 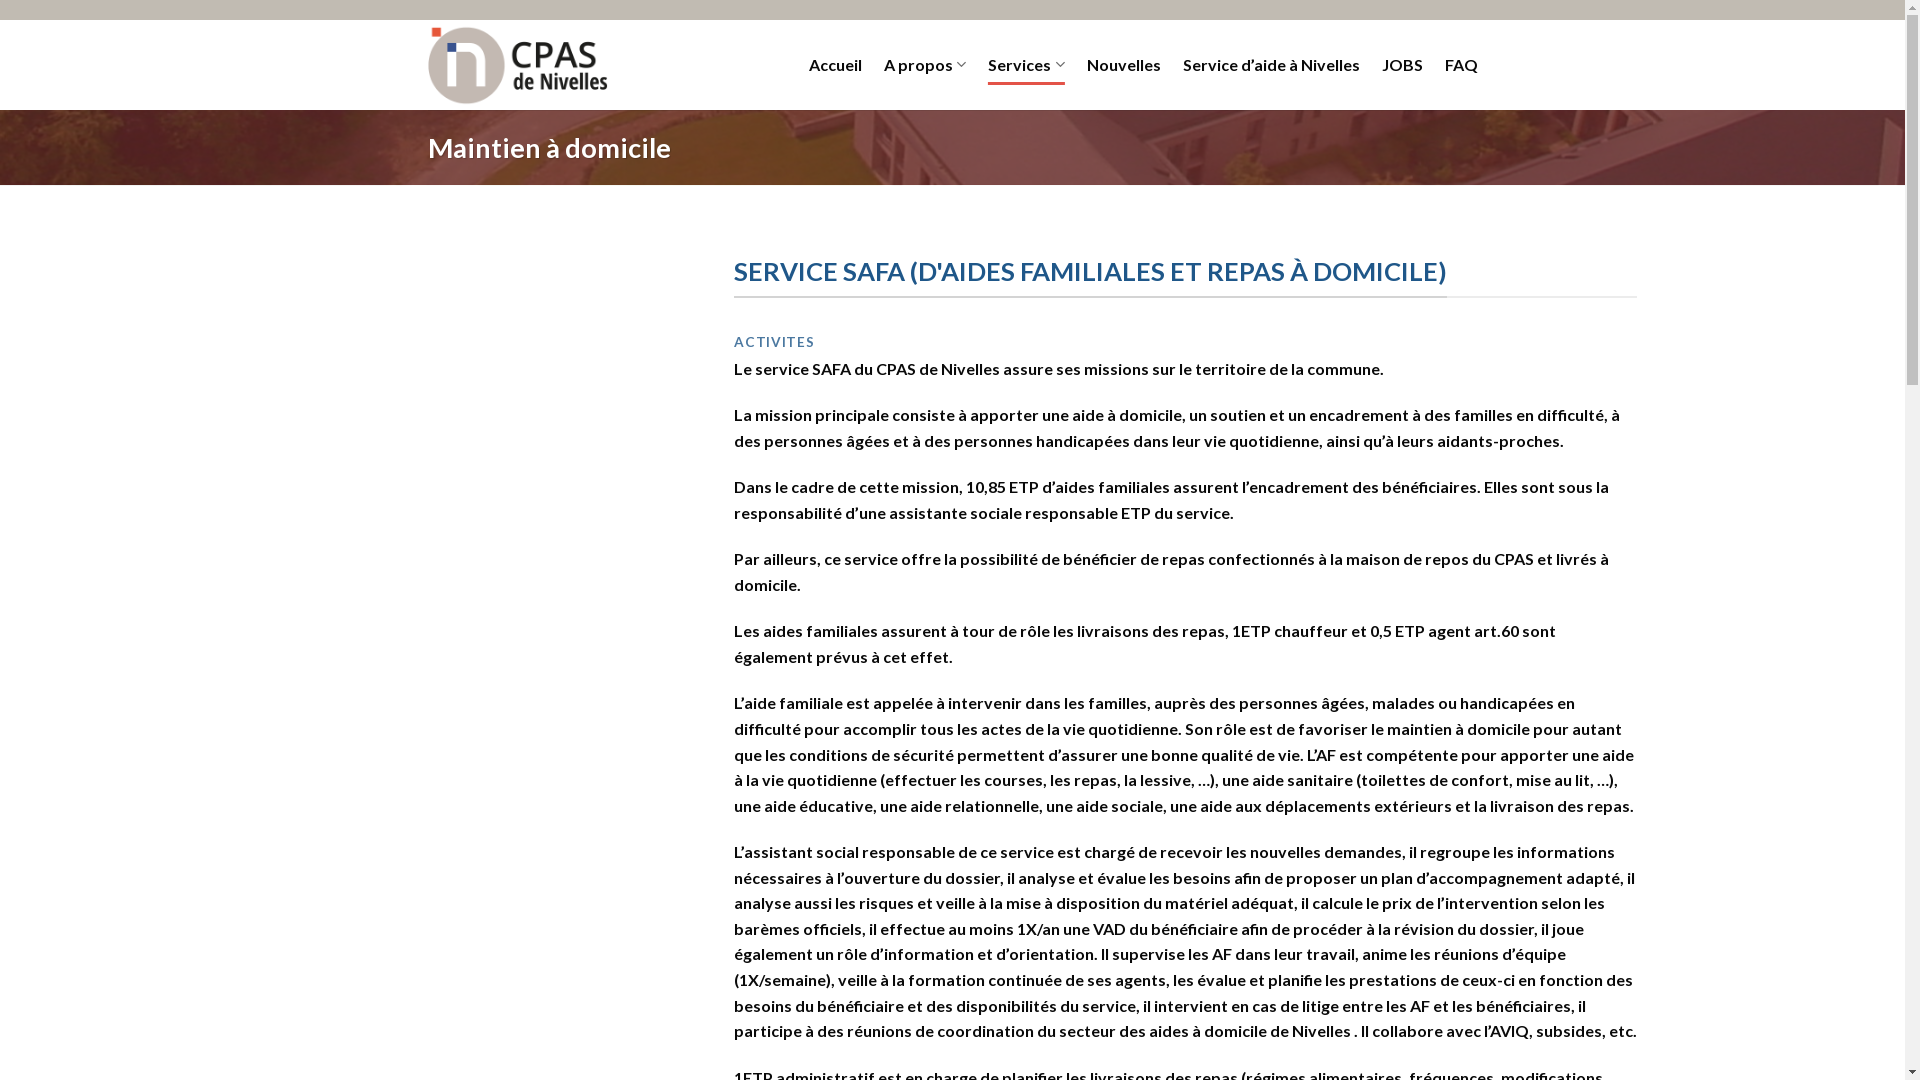 What do you see at coordinates (1460, 64) in the screenshot?
I see `'FAQ'` at bounding box center [1460, 64].